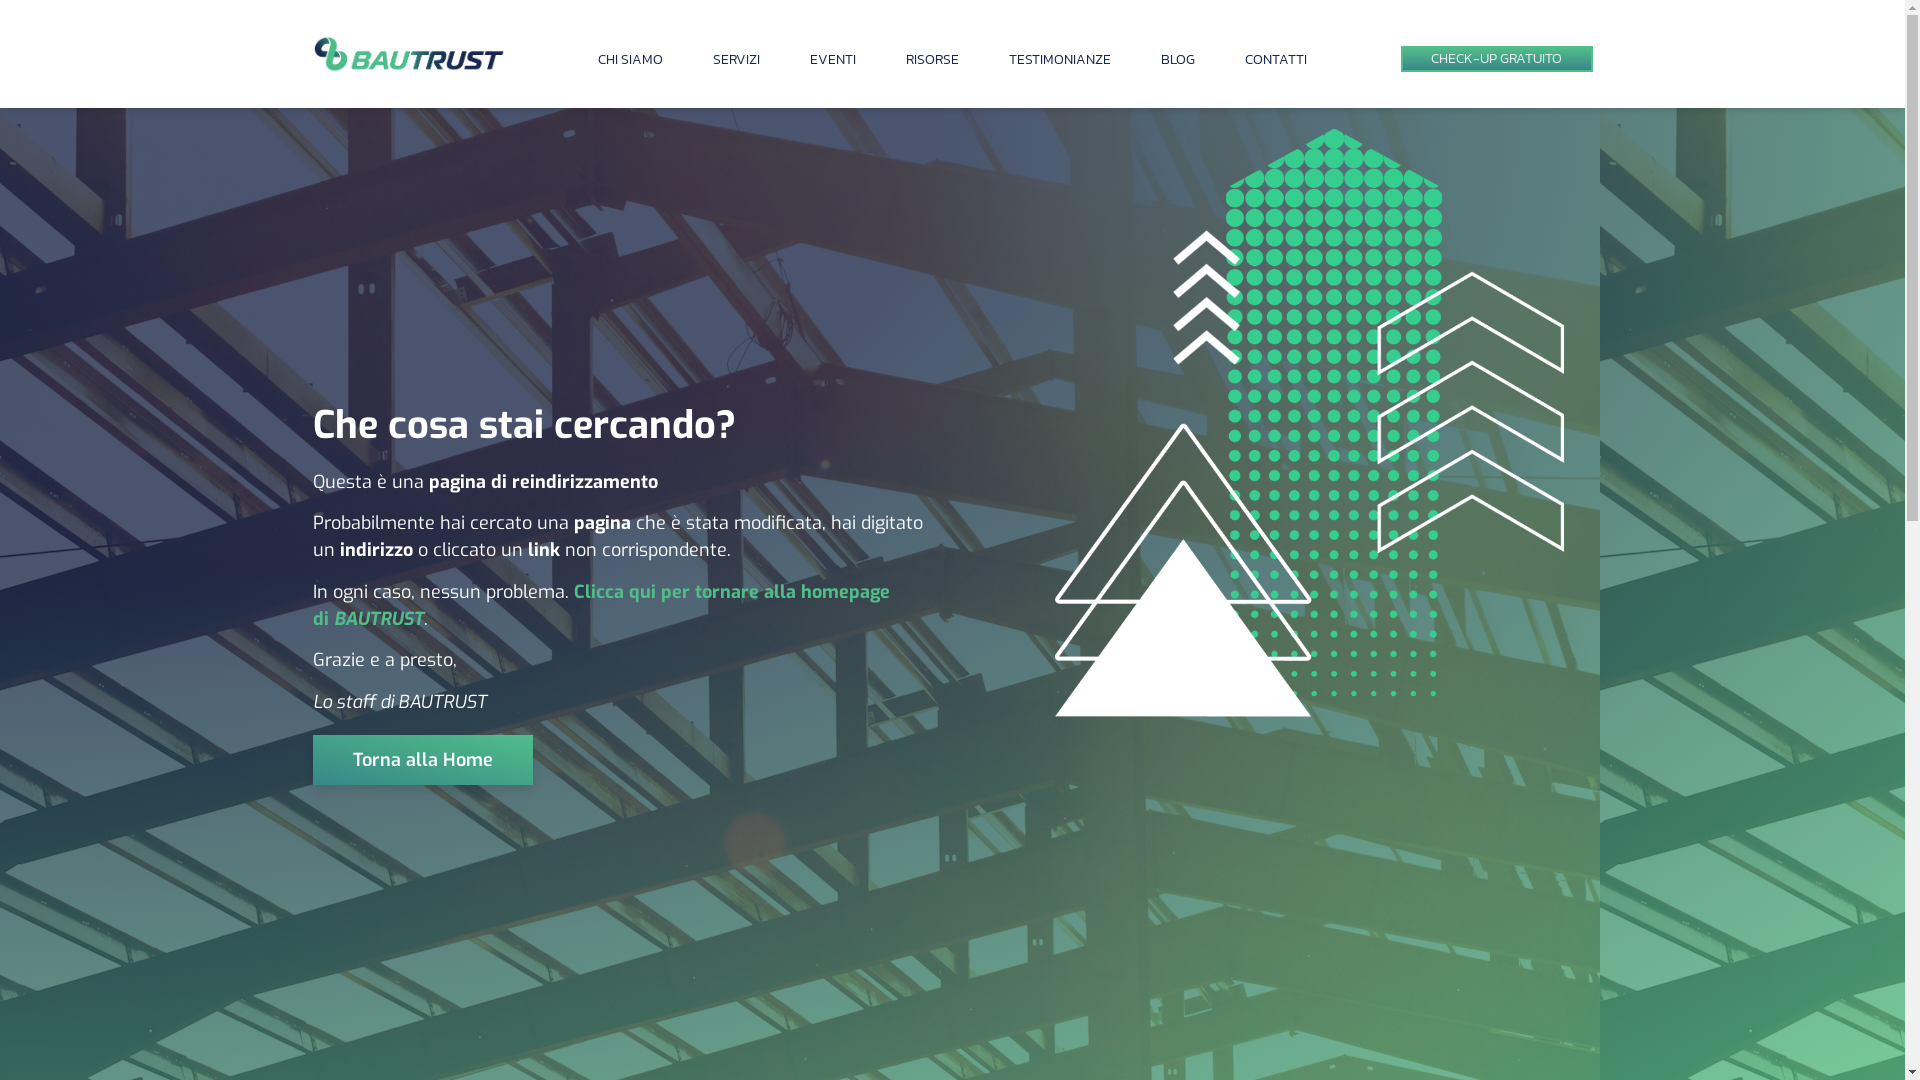 The width and height of the screenshot is (1920, 1080). Describe the element at coordinates (833, 59) in the screenshot. I see `'EVENTI'` at that location.